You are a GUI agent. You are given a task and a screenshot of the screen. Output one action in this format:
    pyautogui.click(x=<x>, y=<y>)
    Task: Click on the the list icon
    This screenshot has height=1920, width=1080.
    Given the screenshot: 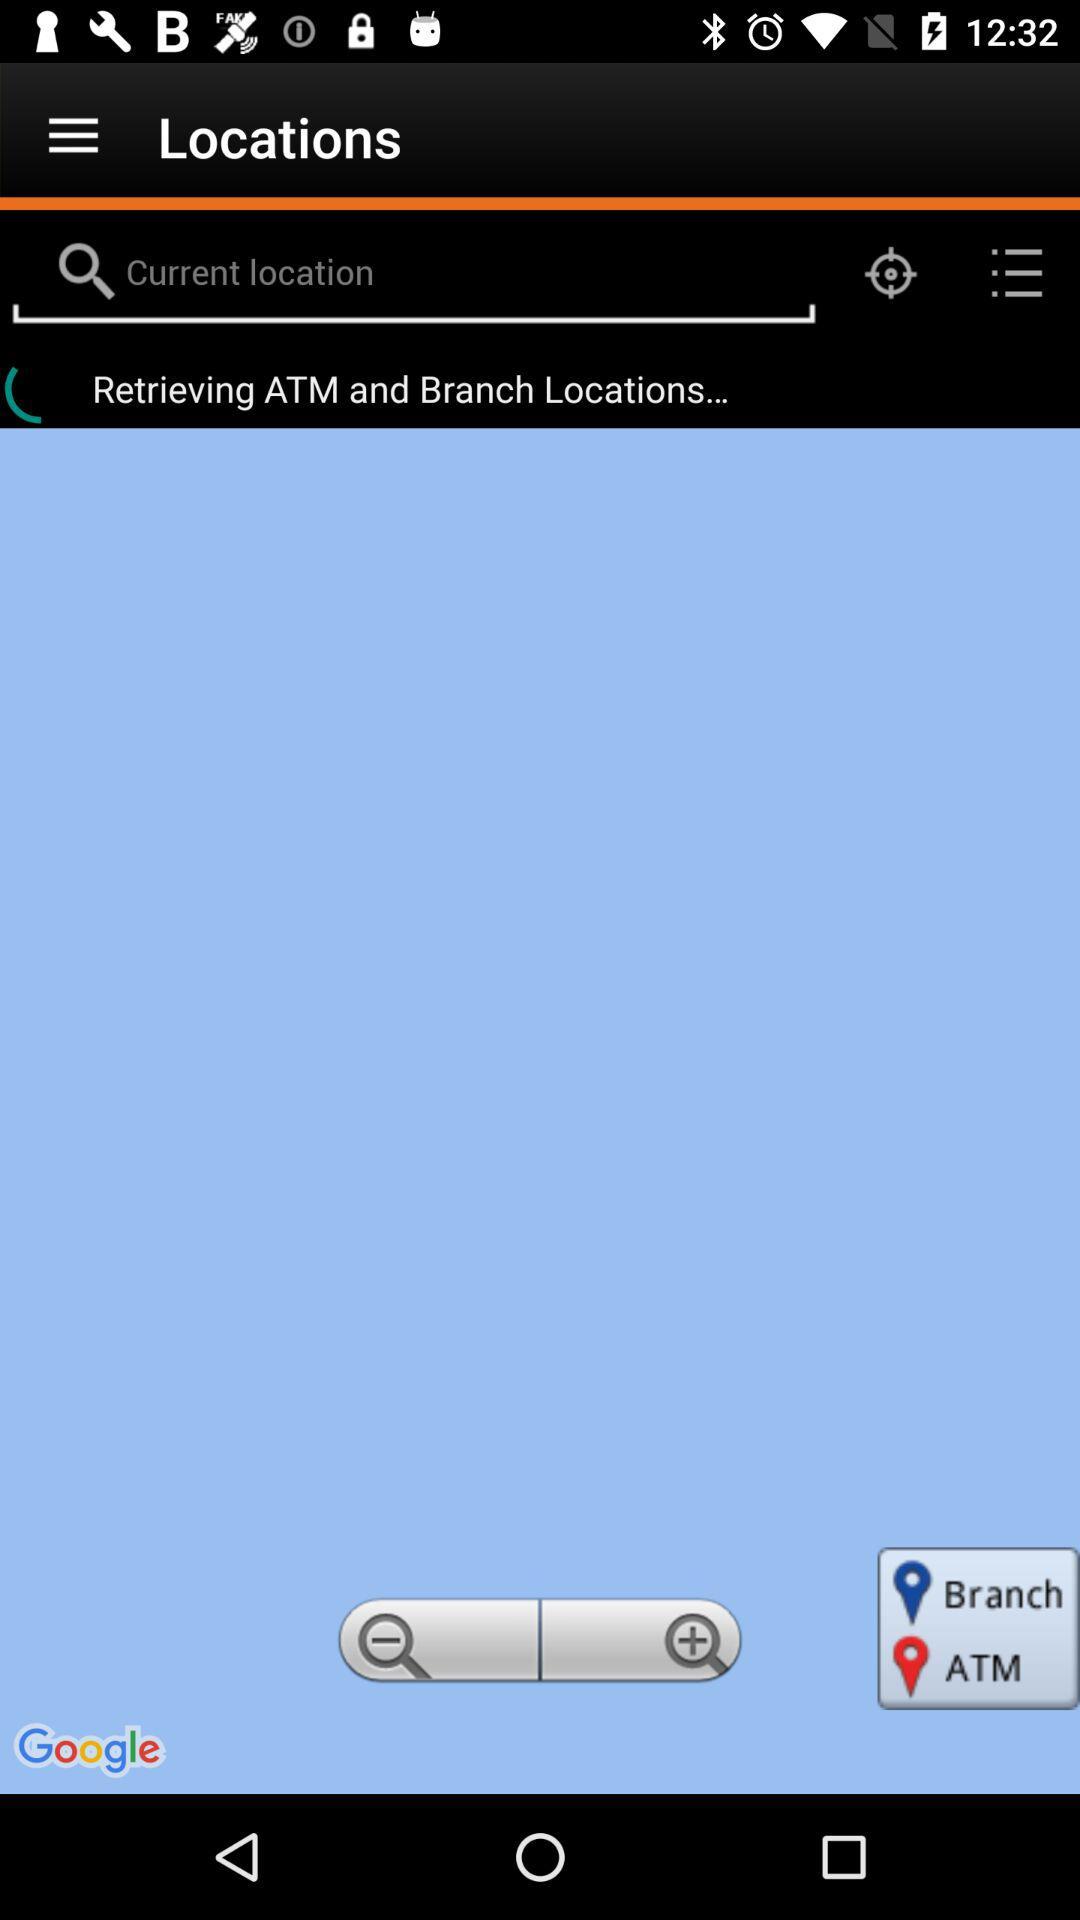 What is the action you would take?
    pyautogui.click(x=1017, y=272)
    